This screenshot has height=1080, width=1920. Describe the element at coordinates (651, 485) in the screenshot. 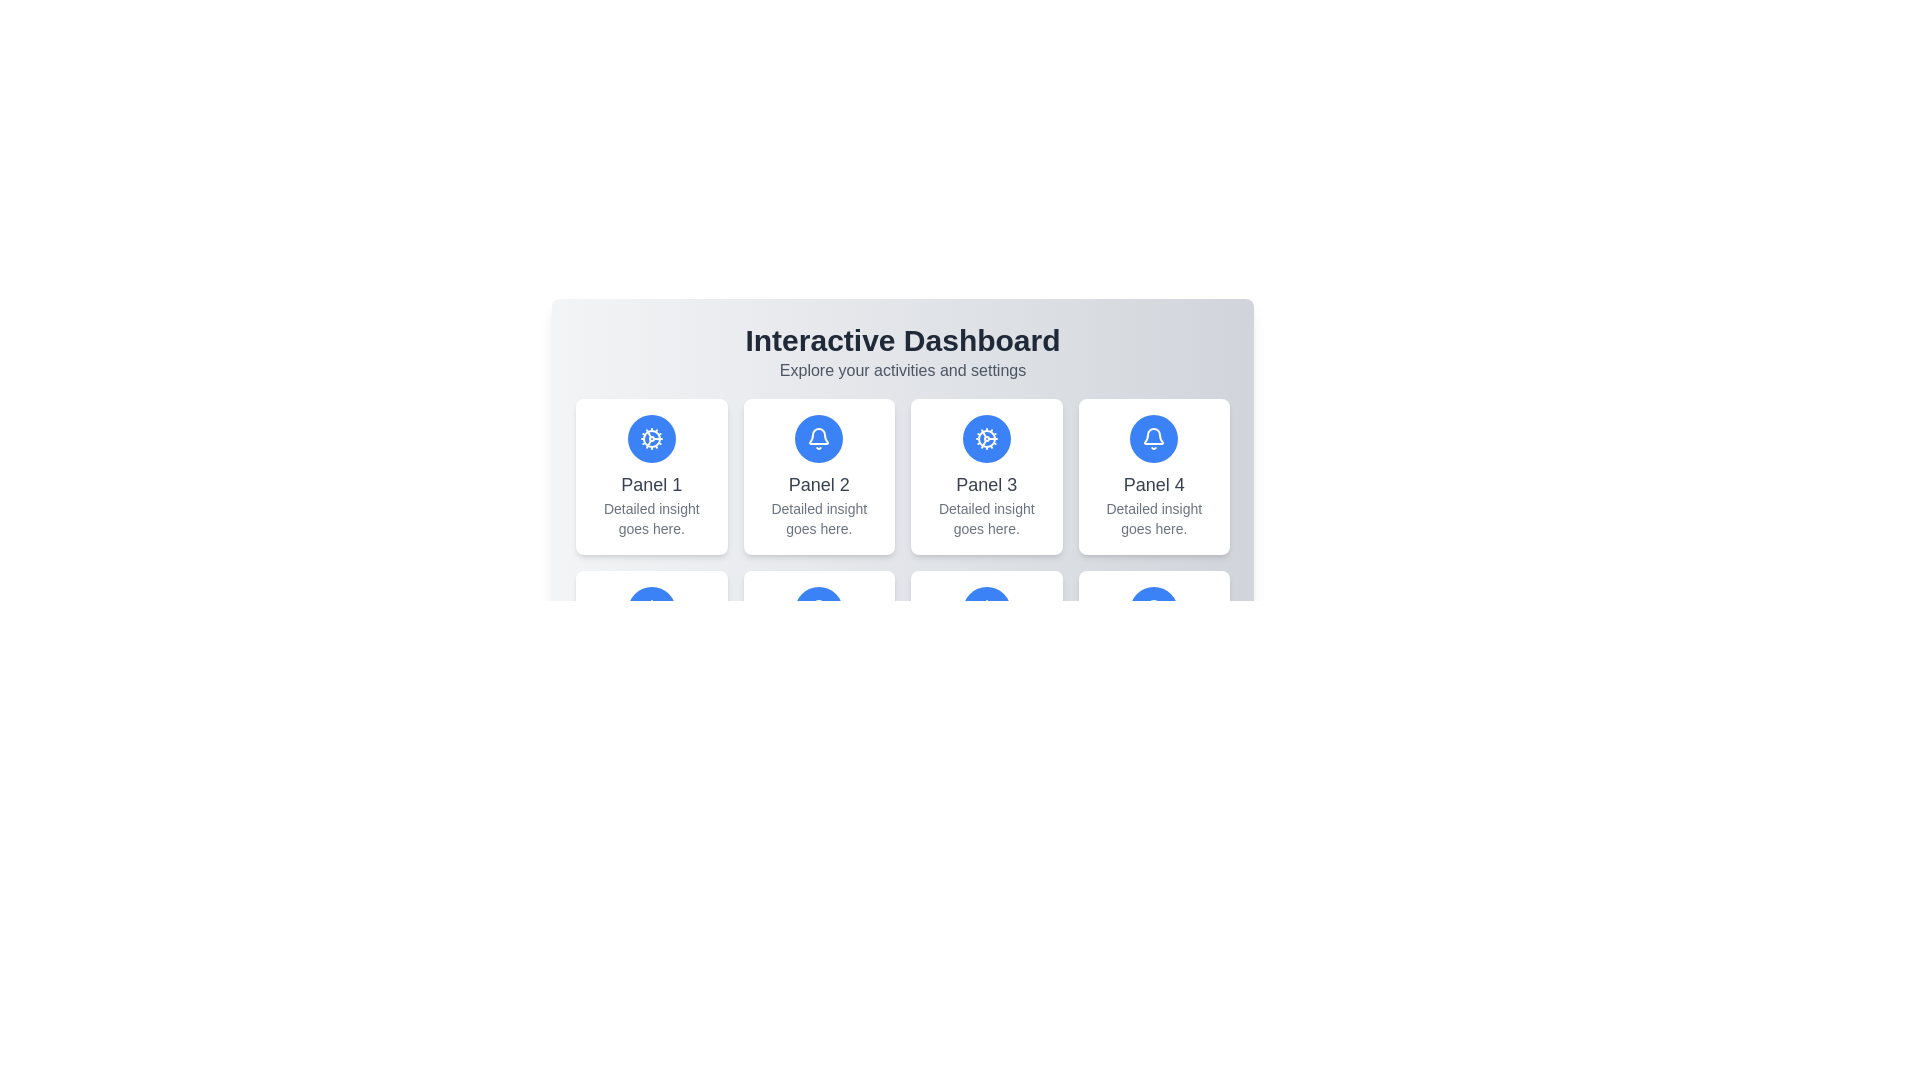

I see `text content of the label displaying 'Panel 1', which is styled with a medium-sized font and gray color, located below a blue cogwheel icon in the top left card of a grid layout` at that location.